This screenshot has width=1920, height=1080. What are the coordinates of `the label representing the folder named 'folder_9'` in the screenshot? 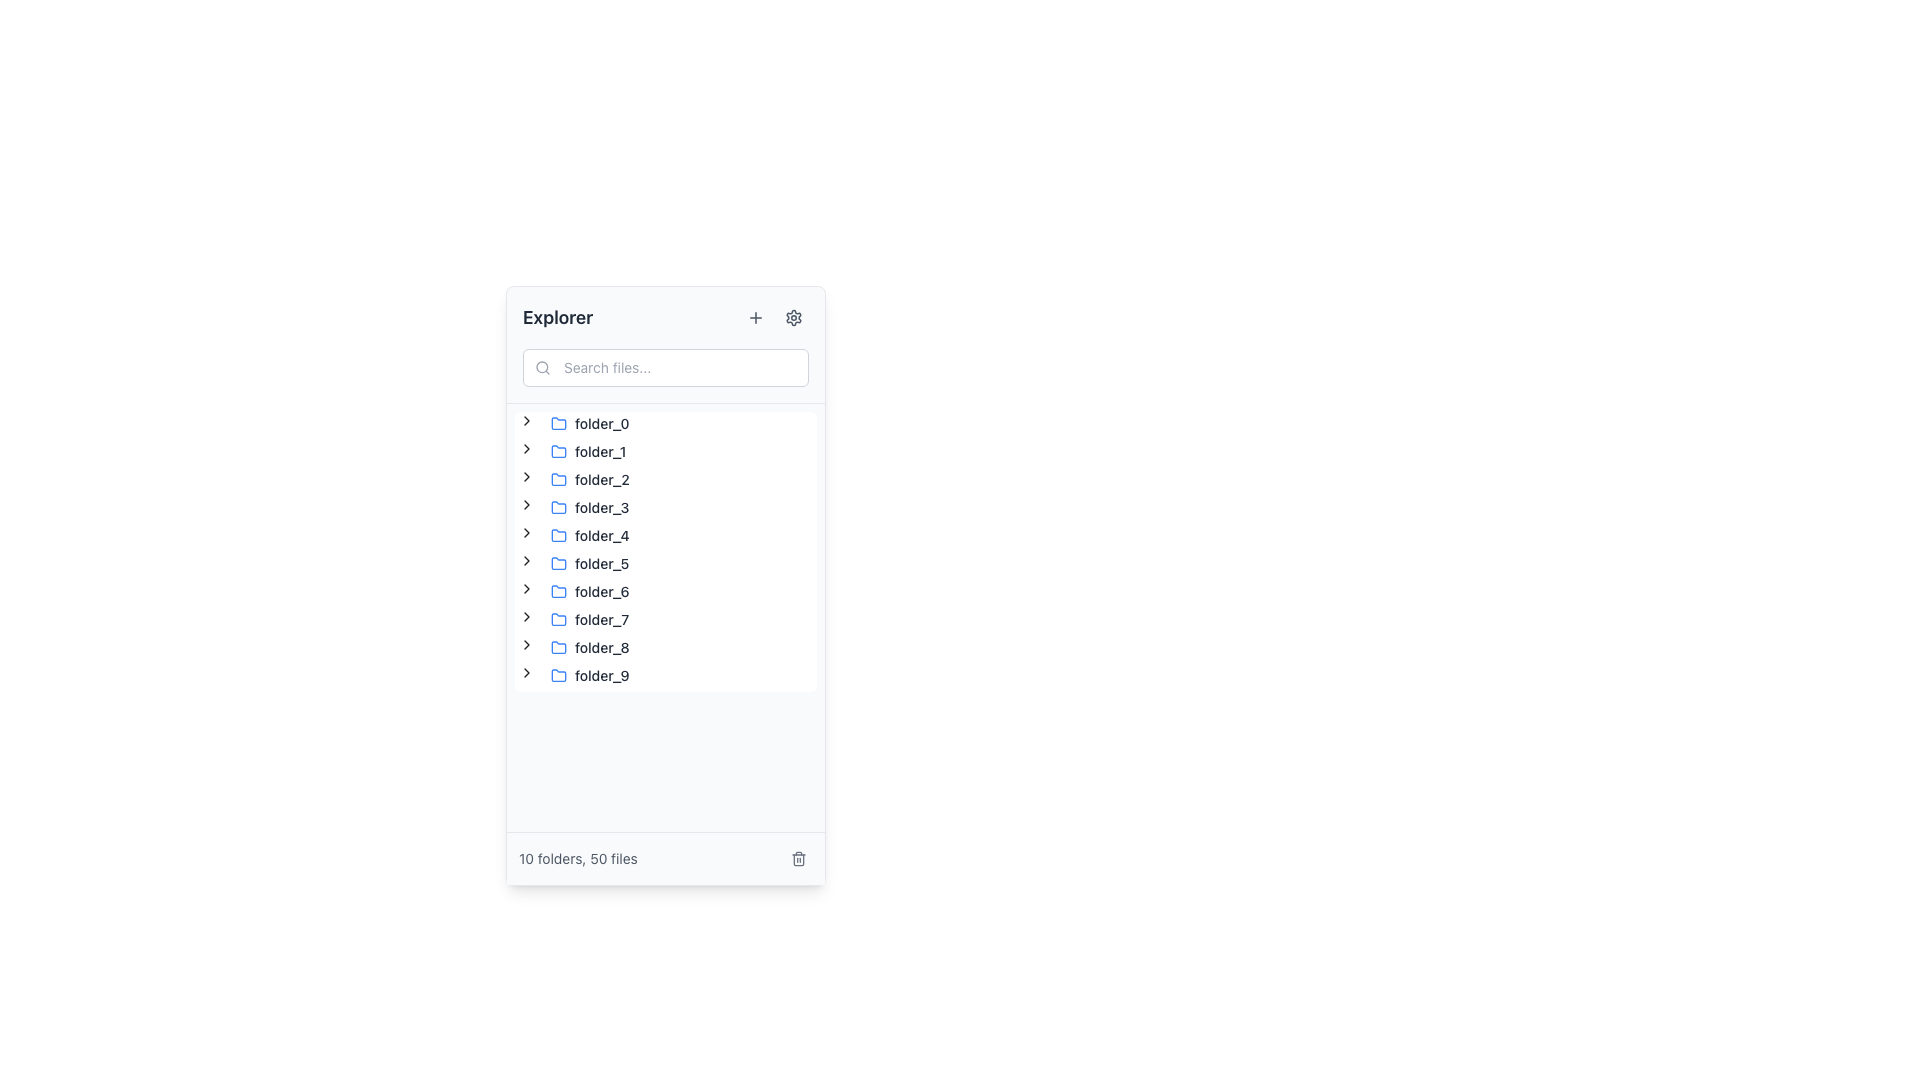 It's located at (601, 675).